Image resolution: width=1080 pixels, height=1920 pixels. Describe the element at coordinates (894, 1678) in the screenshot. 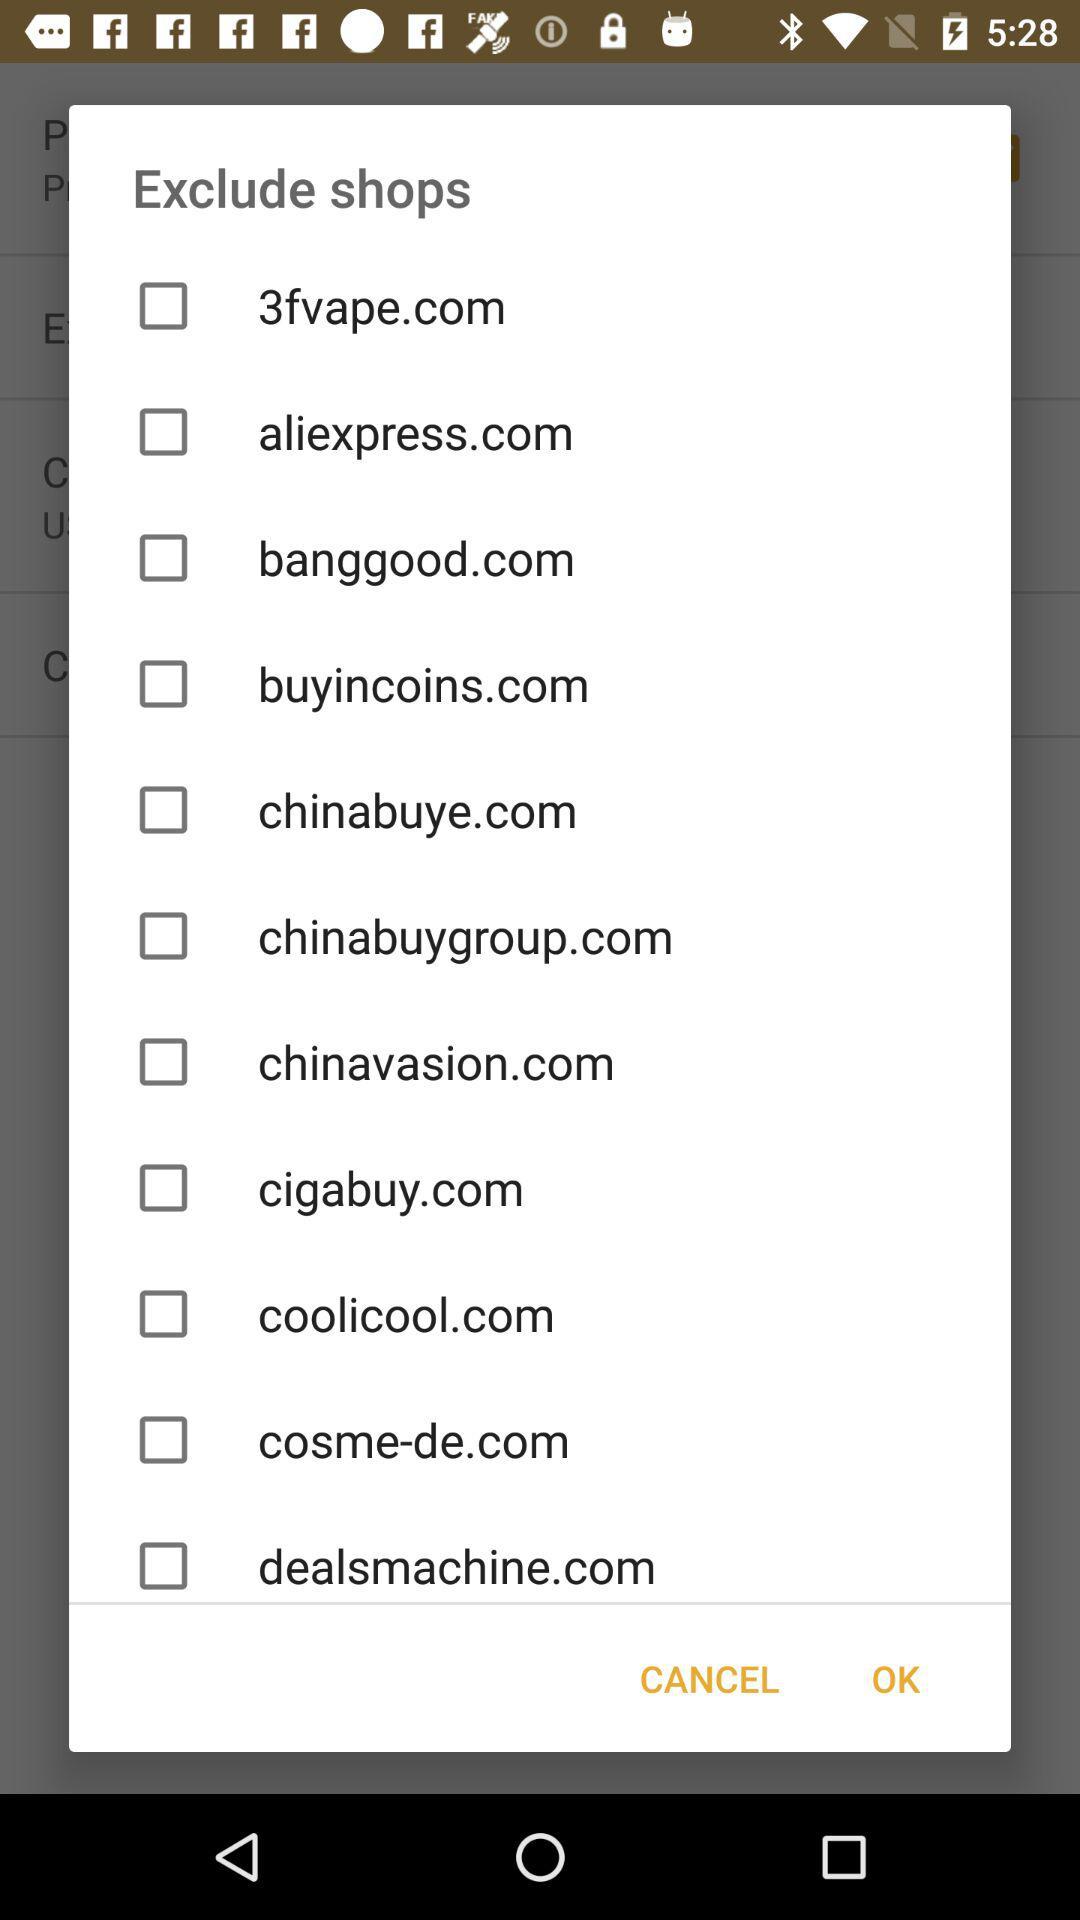

I see `item at the bottom right corner` at that location.